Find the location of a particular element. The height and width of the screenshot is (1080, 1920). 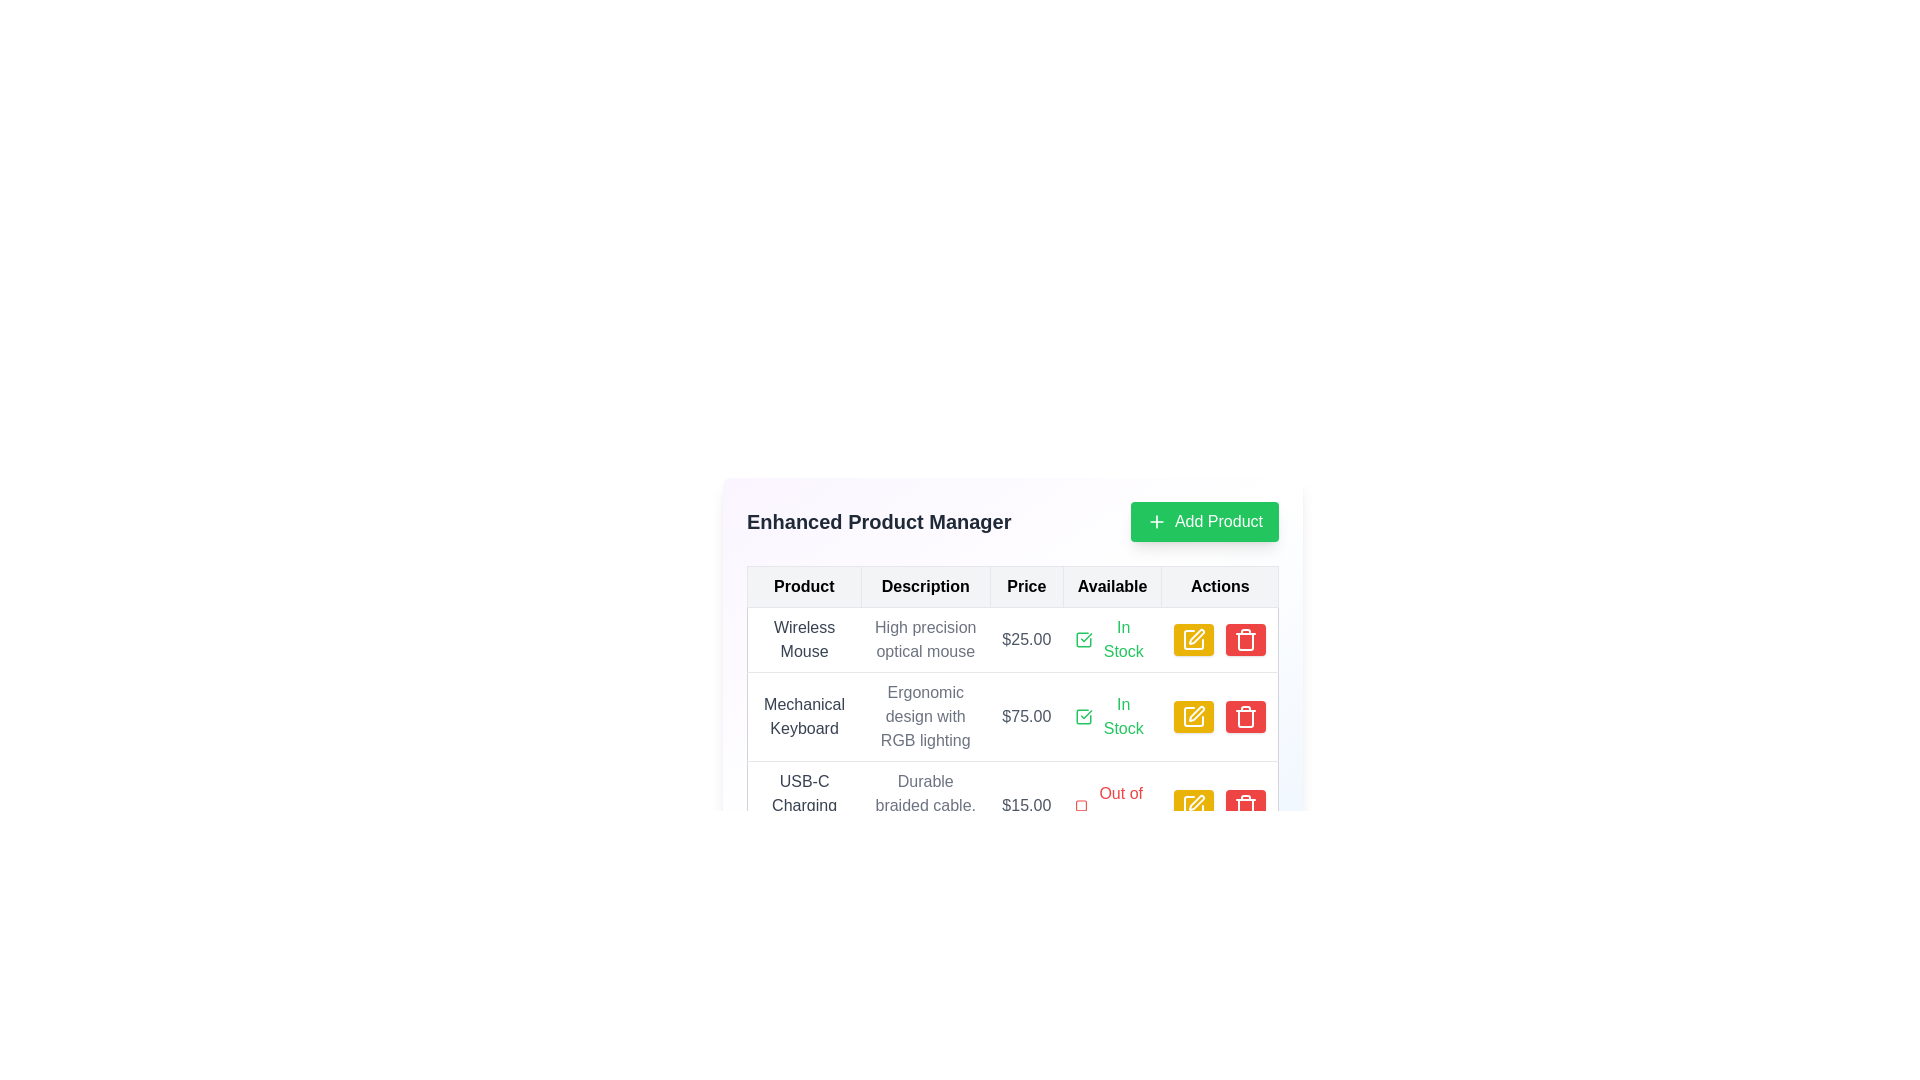

the 'Add Product' button located in the top-right corner of the 'Enhanced Product Manager' section to initiate adding a product is located at coordinates (1203, 520).